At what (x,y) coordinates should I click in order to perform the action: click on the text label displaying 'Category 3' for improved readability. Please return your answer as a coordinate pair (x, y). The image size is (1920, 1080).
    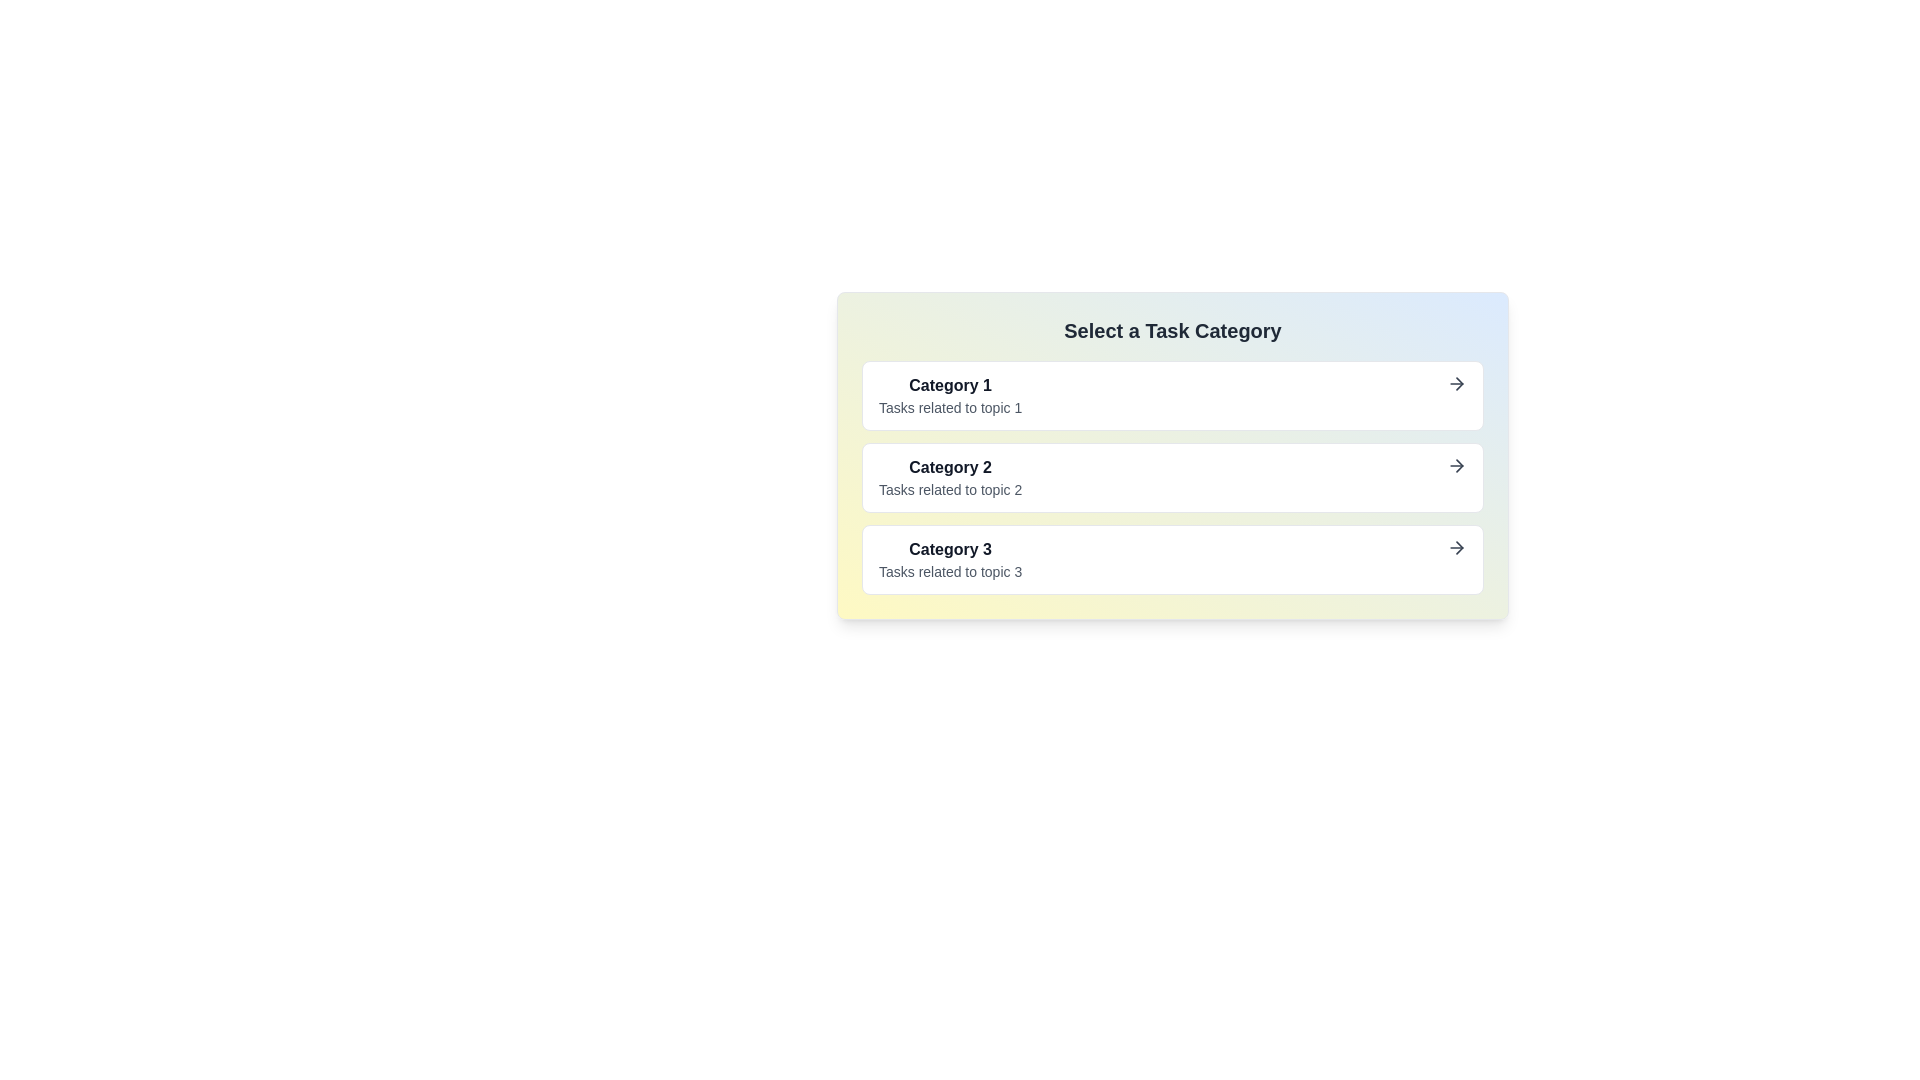
    Looking at the image, I should click on (949, 549).